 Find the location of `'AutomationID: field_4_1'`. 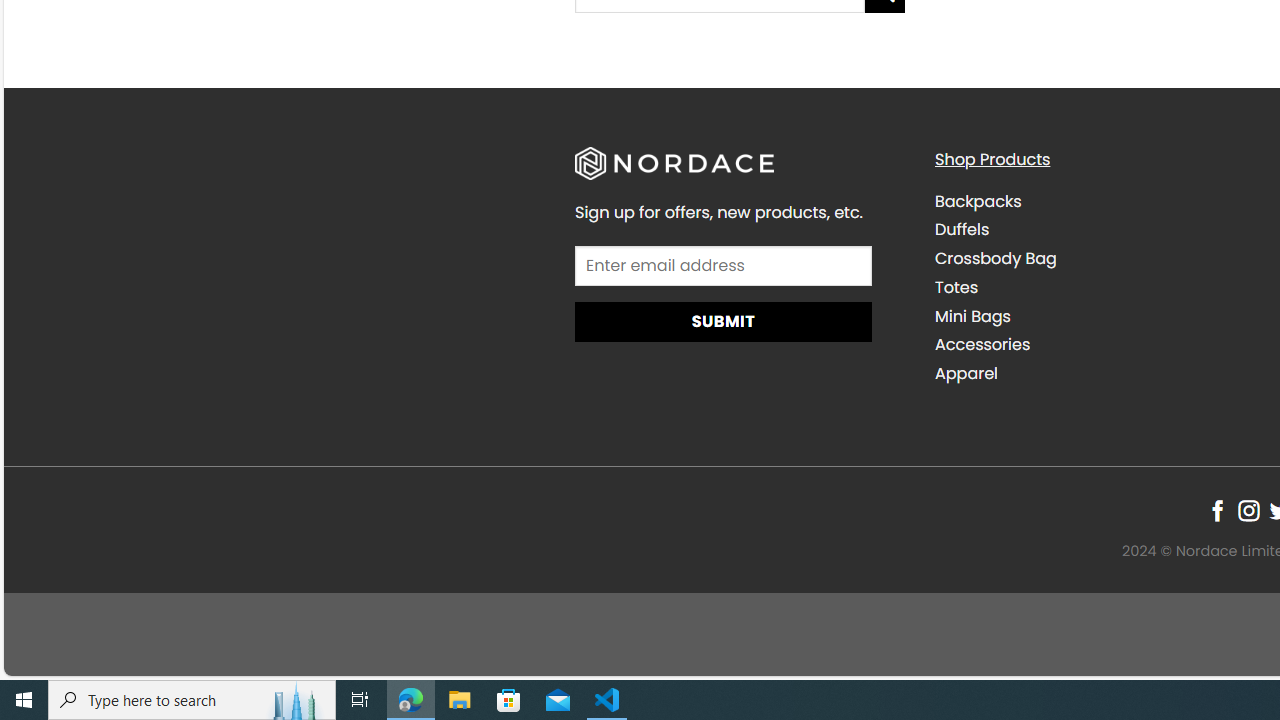

'AutomationID: field_4_1' is located at coordinates (722, 266).